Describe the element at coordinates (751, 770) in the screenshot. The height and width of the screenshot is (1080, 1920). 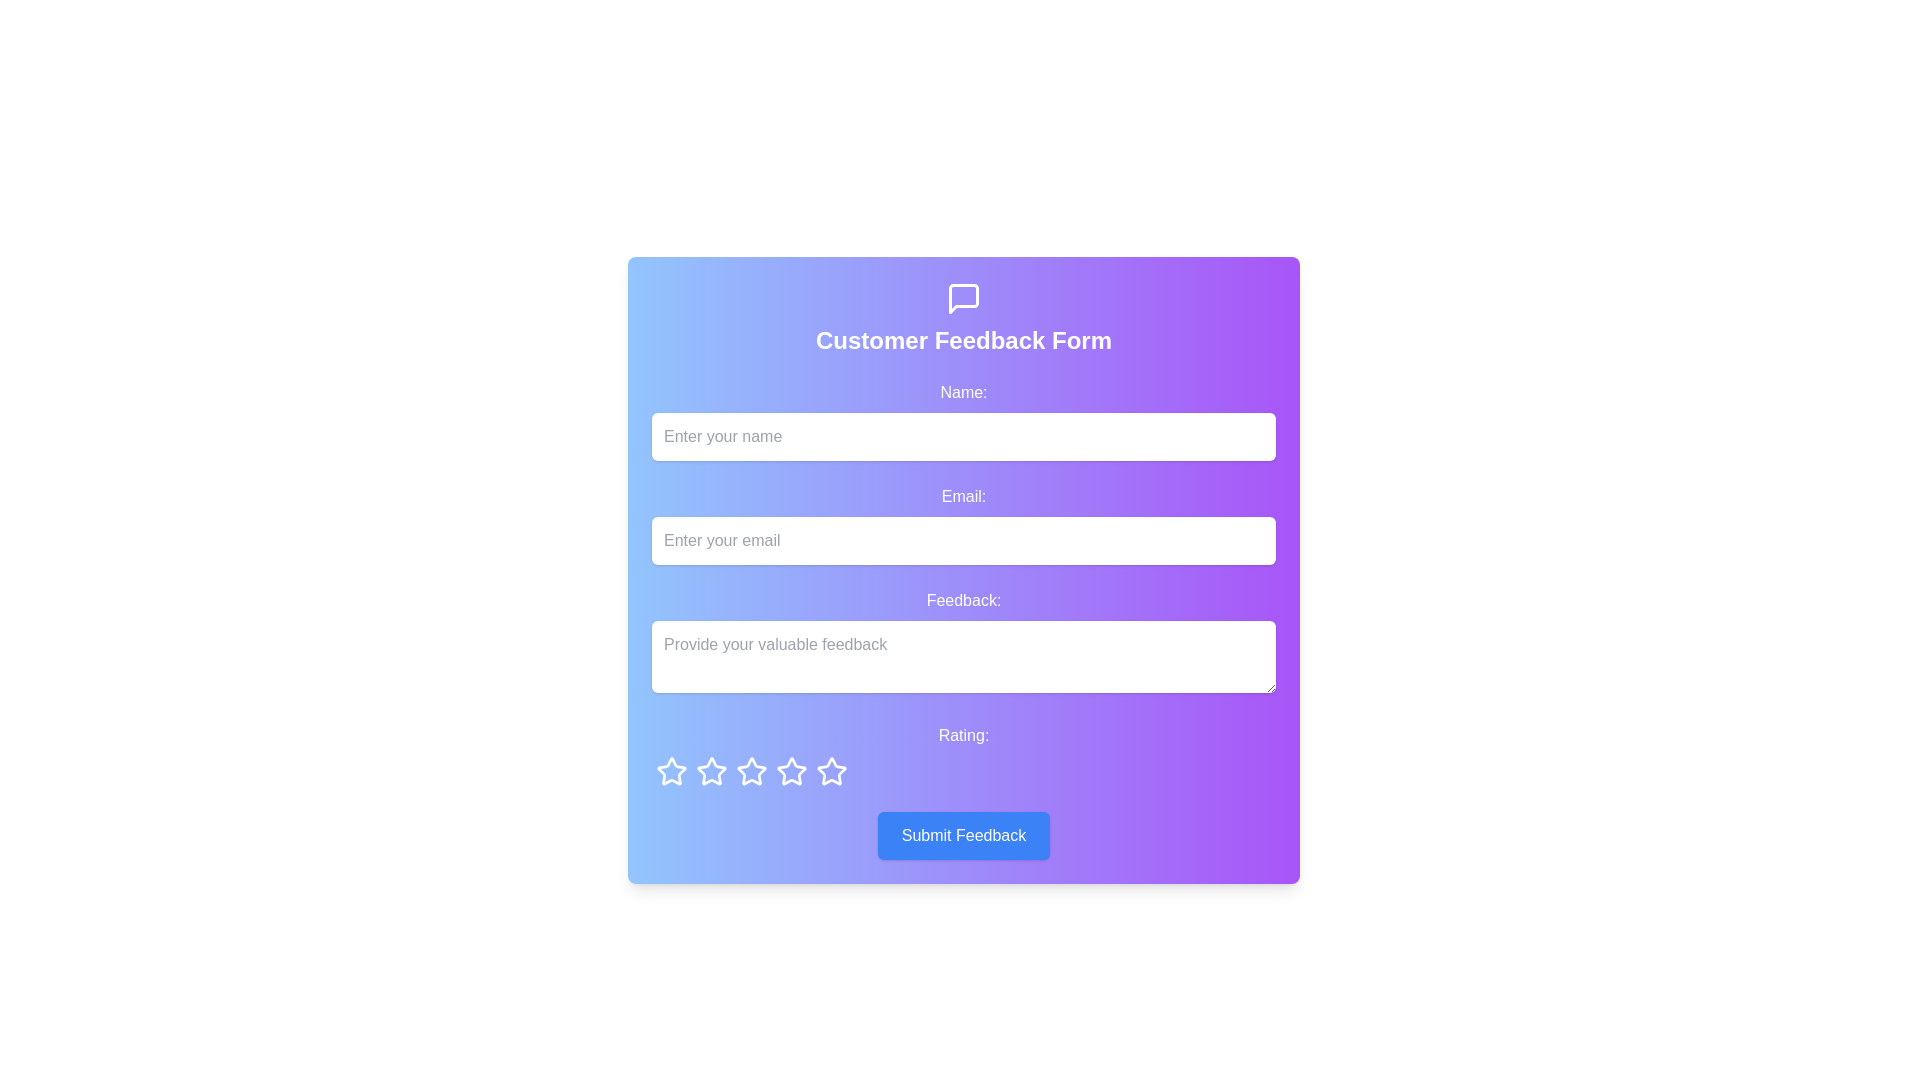
I see `the fifth star icon in the rating section, which is a hollow outlined star displayed in white with a glow` at that location.